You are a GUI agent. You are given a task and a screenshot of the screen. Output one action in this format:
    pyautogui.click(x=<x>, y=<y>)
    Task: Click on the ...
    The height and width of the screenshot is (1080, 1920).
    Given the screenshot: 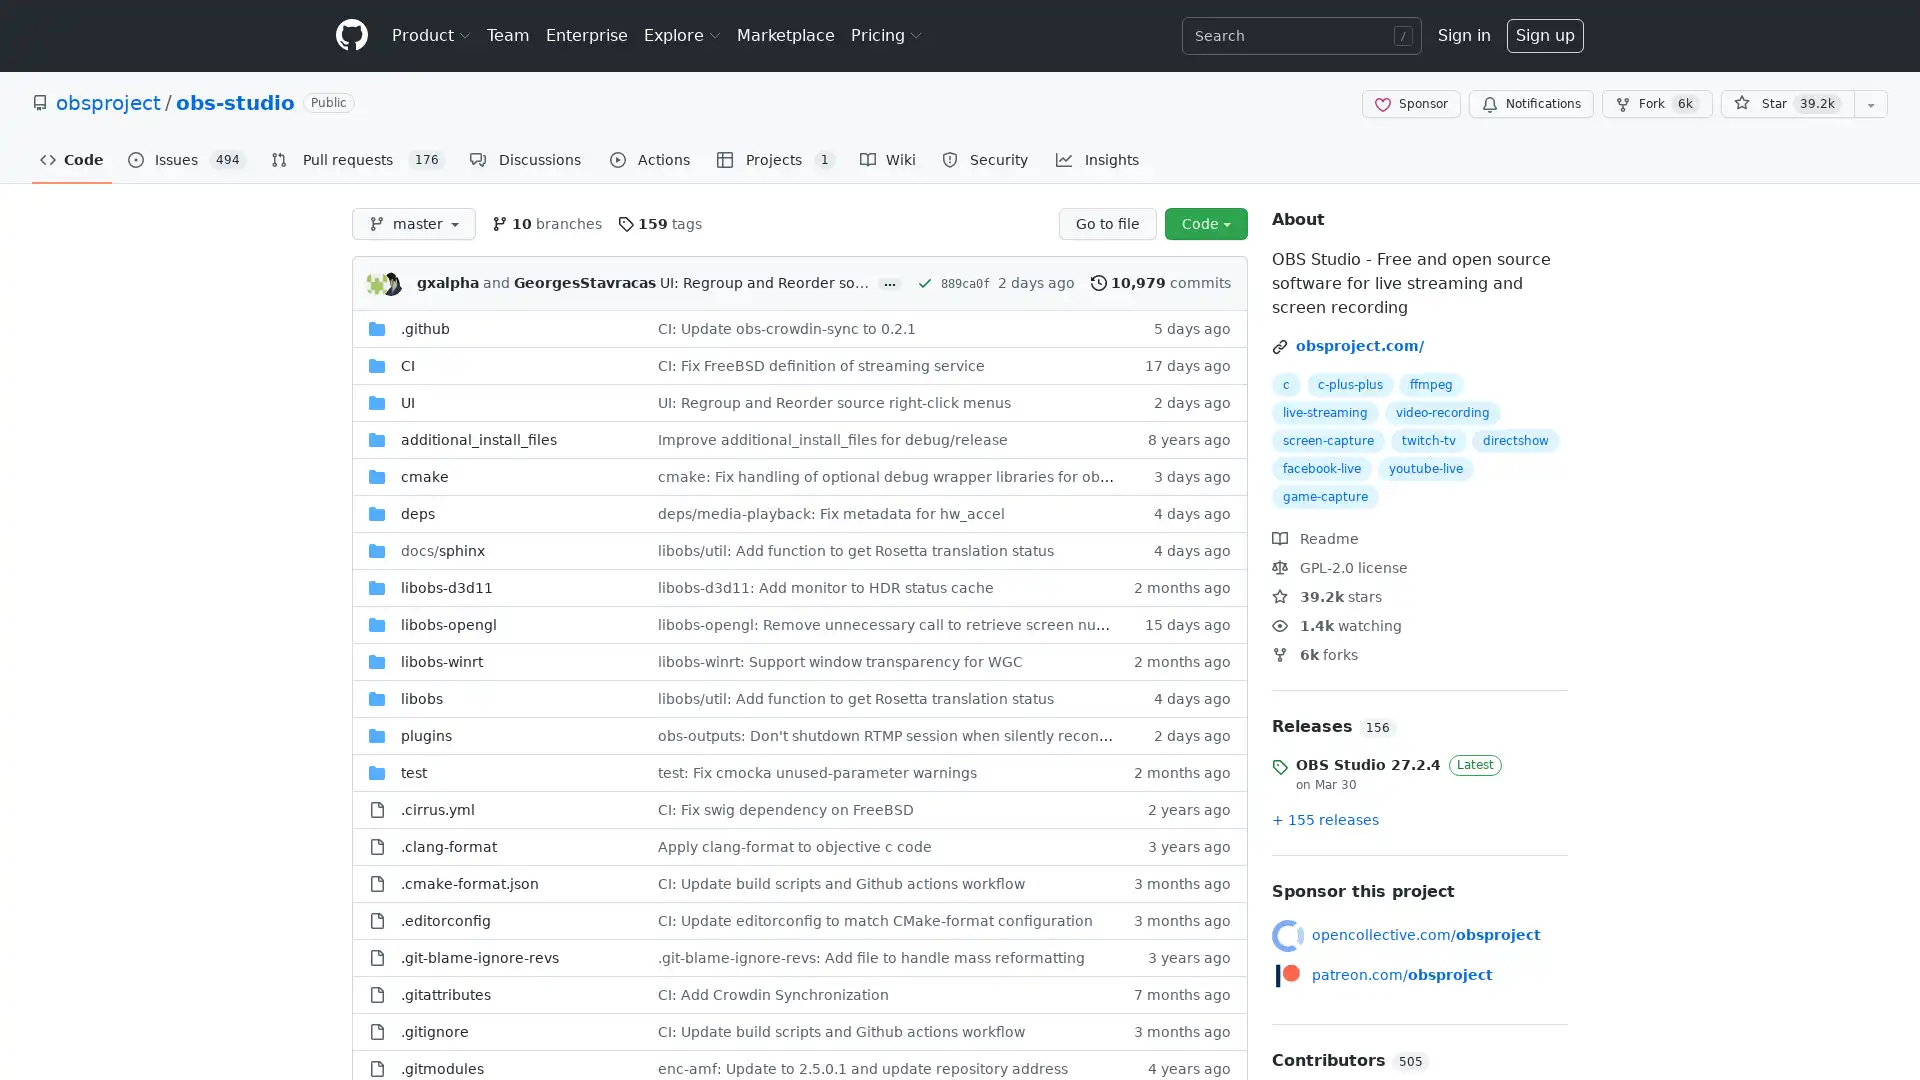 What is the action you would take?
    pyautogui.click(x=888, y=284)
    